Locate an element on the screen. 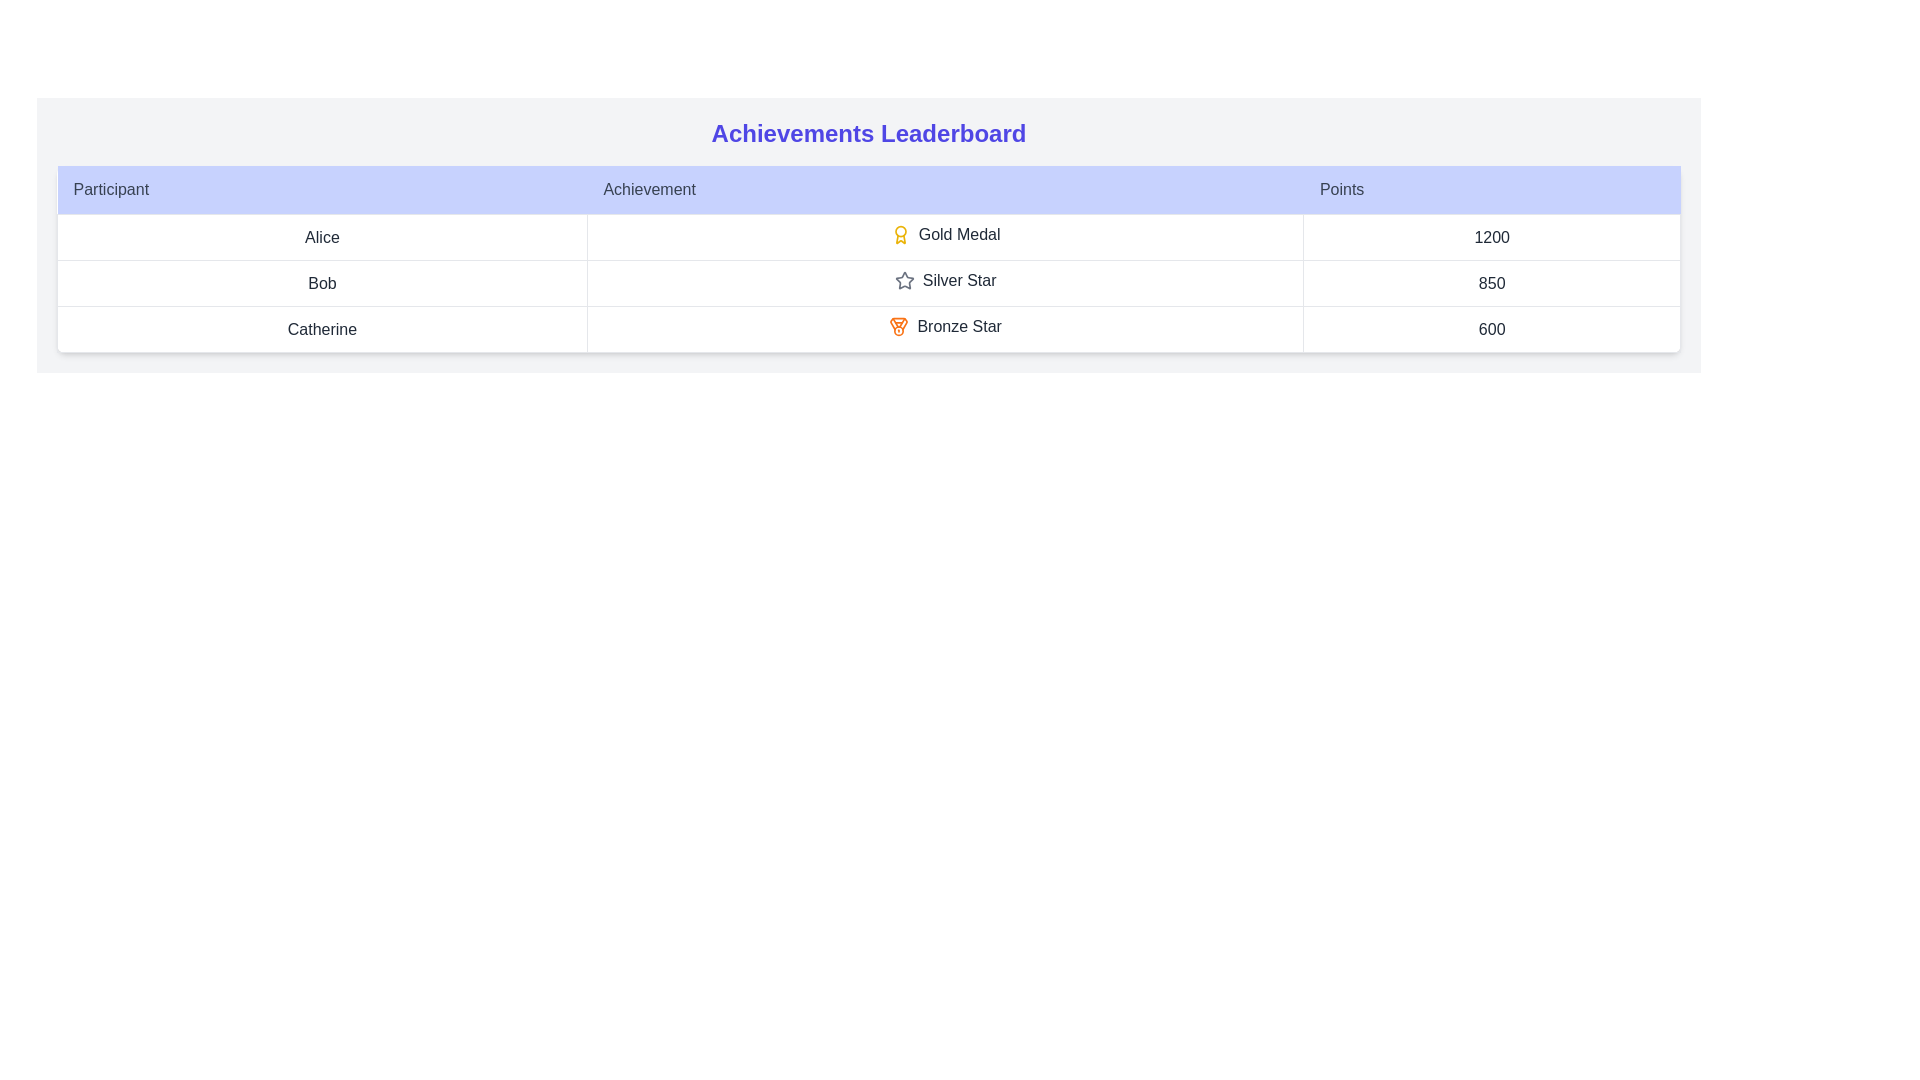 Image resolution: width=1920 pixels, height=1080 pixels. details of the SVG-based star icon located in the 'Achievement' column of the leaderboard table for 'Bob' in the second row is located at coordinates (903, 280).